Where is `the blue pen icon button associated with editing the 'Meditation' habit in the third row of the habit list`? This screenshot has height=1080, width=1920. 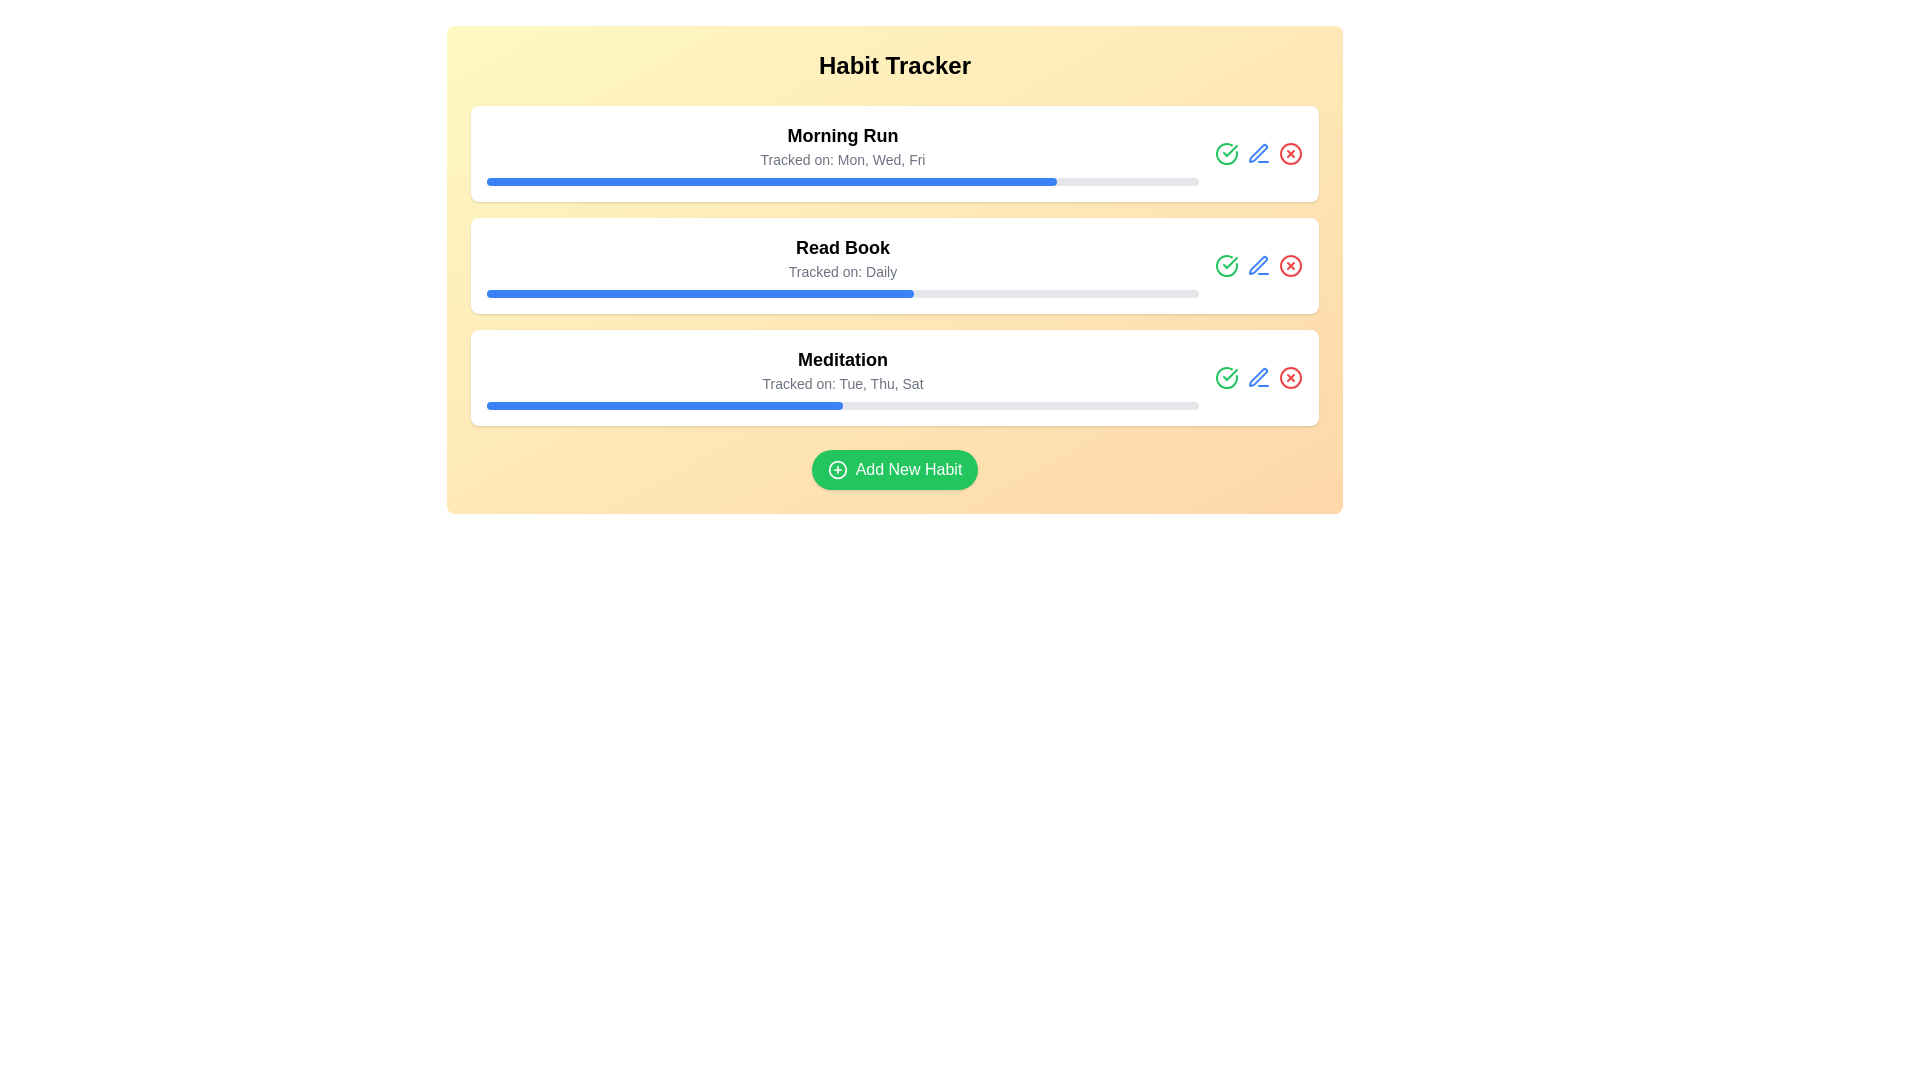 the blue pen icon button associated with editing the 'Meditation' habit in the third row of the habit list is located at coordinates (1257, 378).